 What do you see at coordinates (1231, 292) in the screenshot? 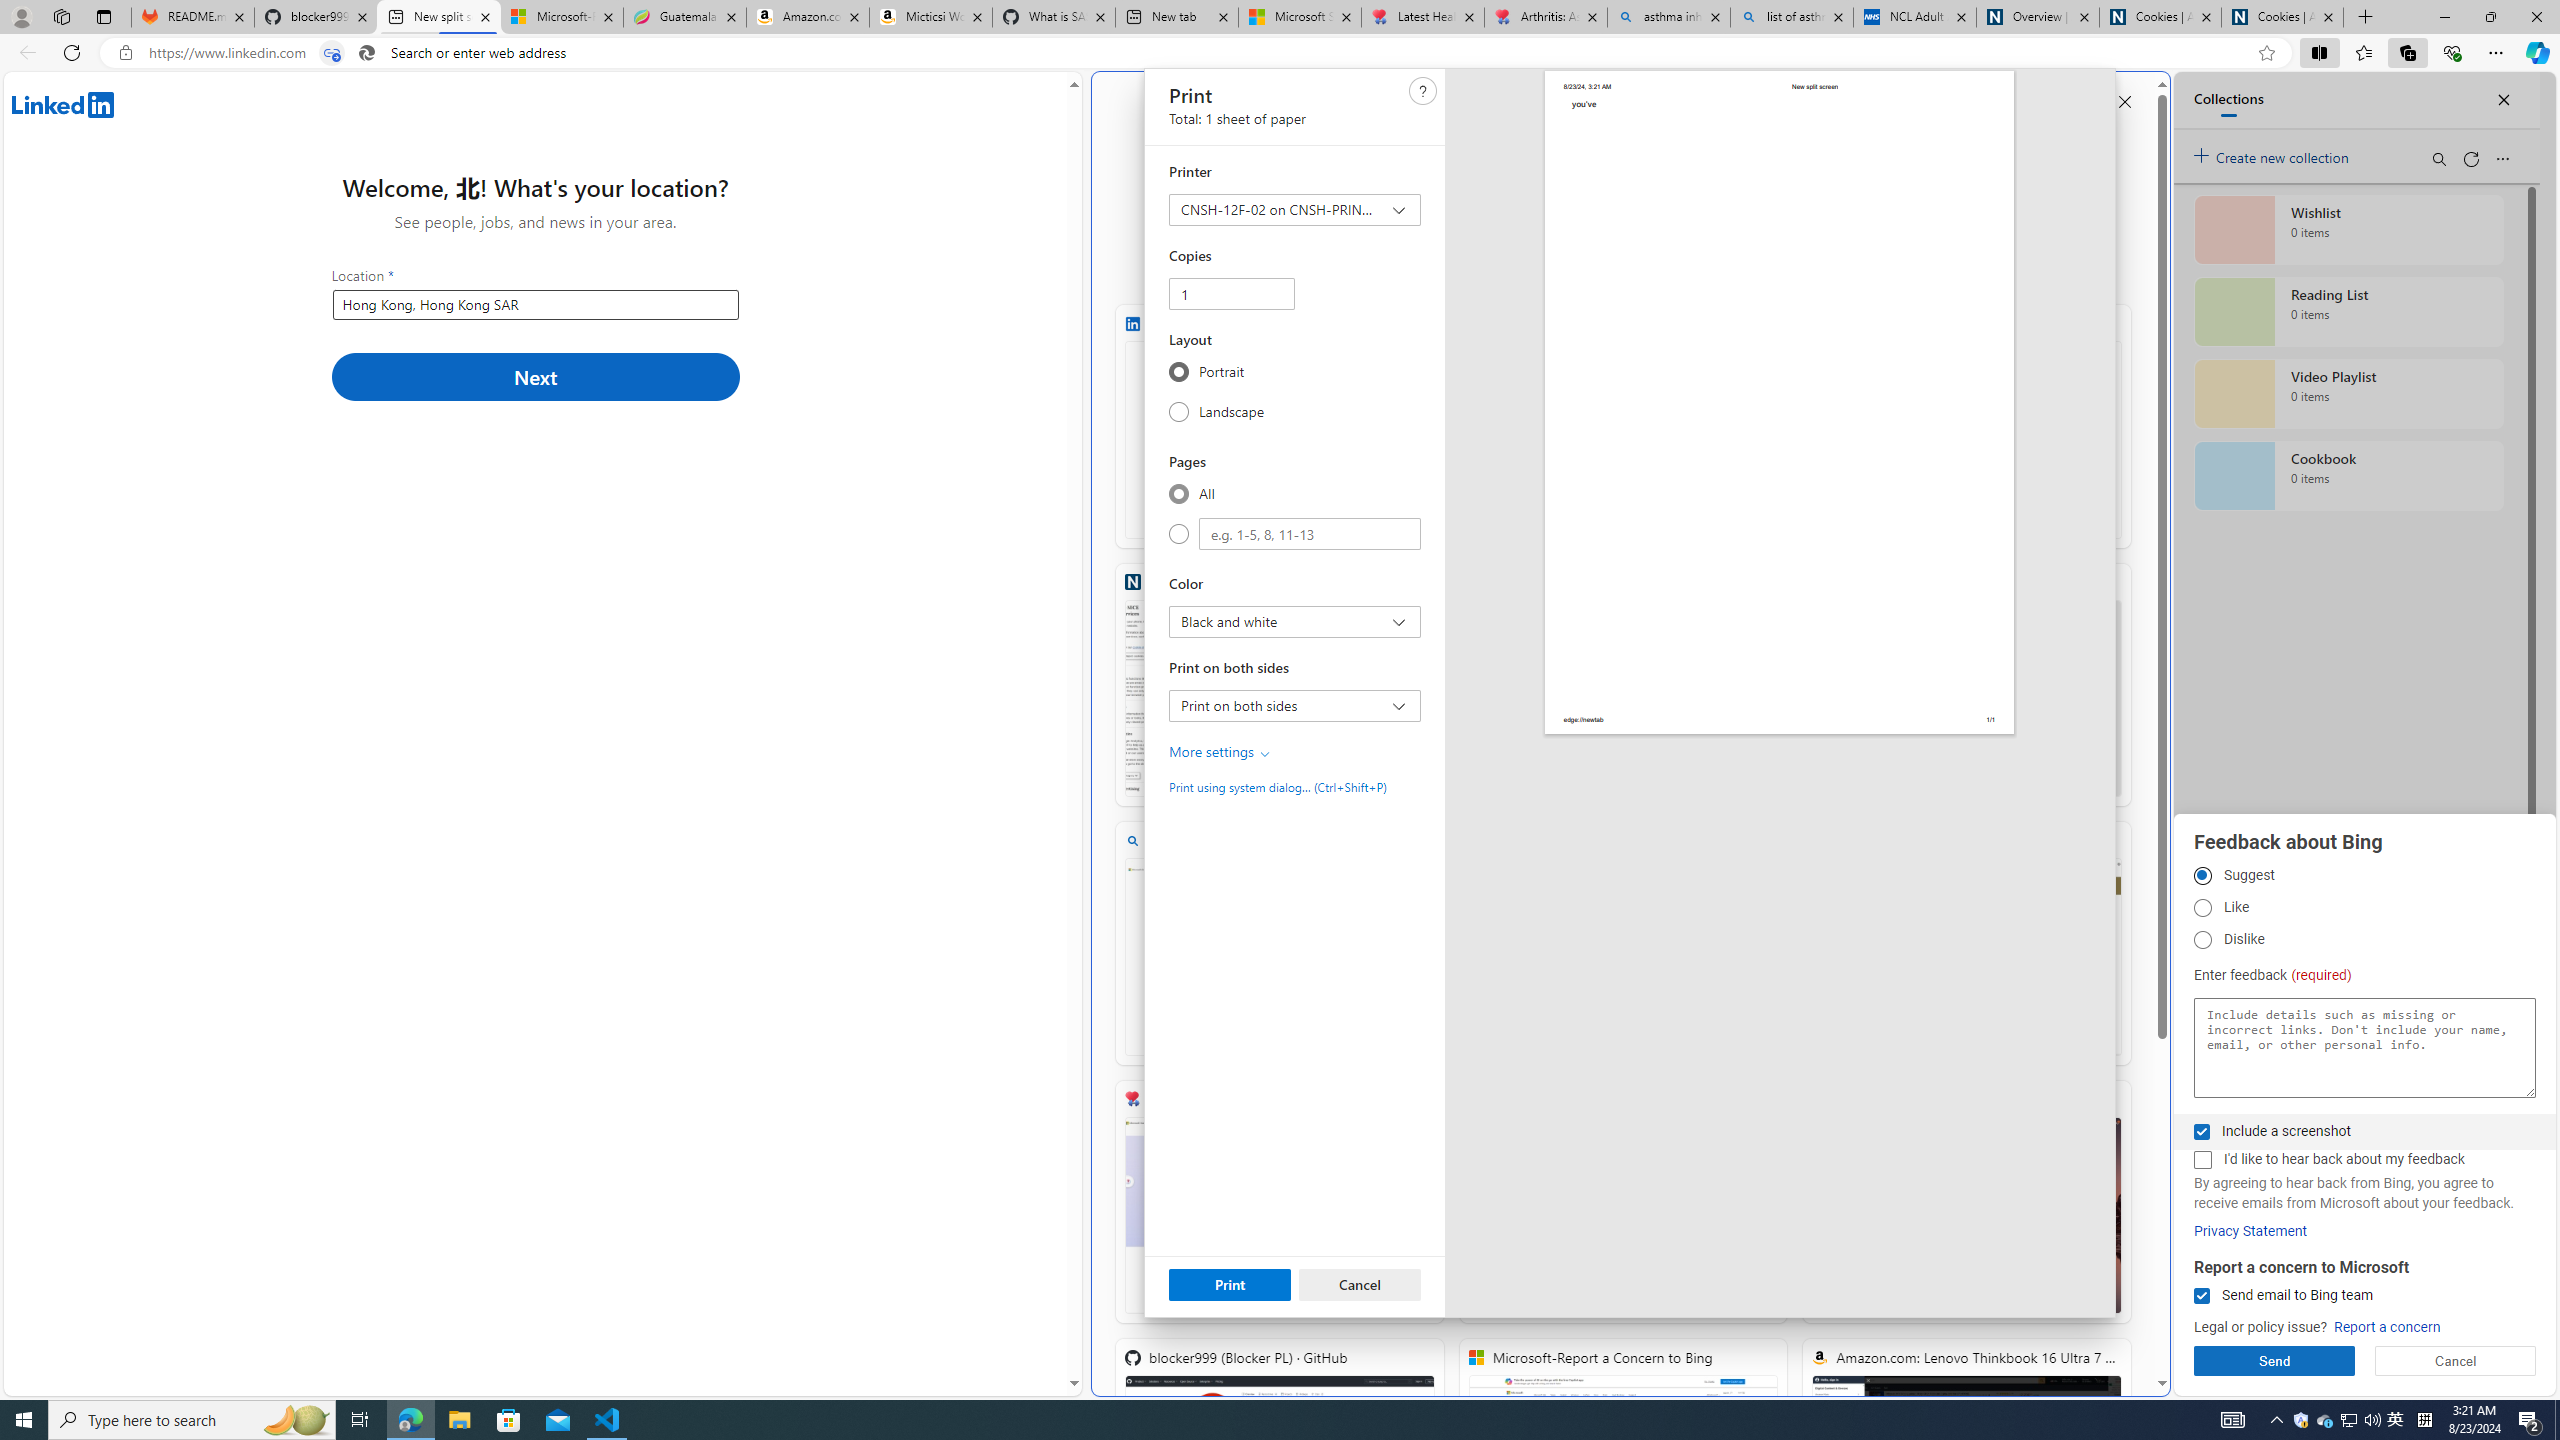
I see `'Copies'` at bounding box center [1231, 292].